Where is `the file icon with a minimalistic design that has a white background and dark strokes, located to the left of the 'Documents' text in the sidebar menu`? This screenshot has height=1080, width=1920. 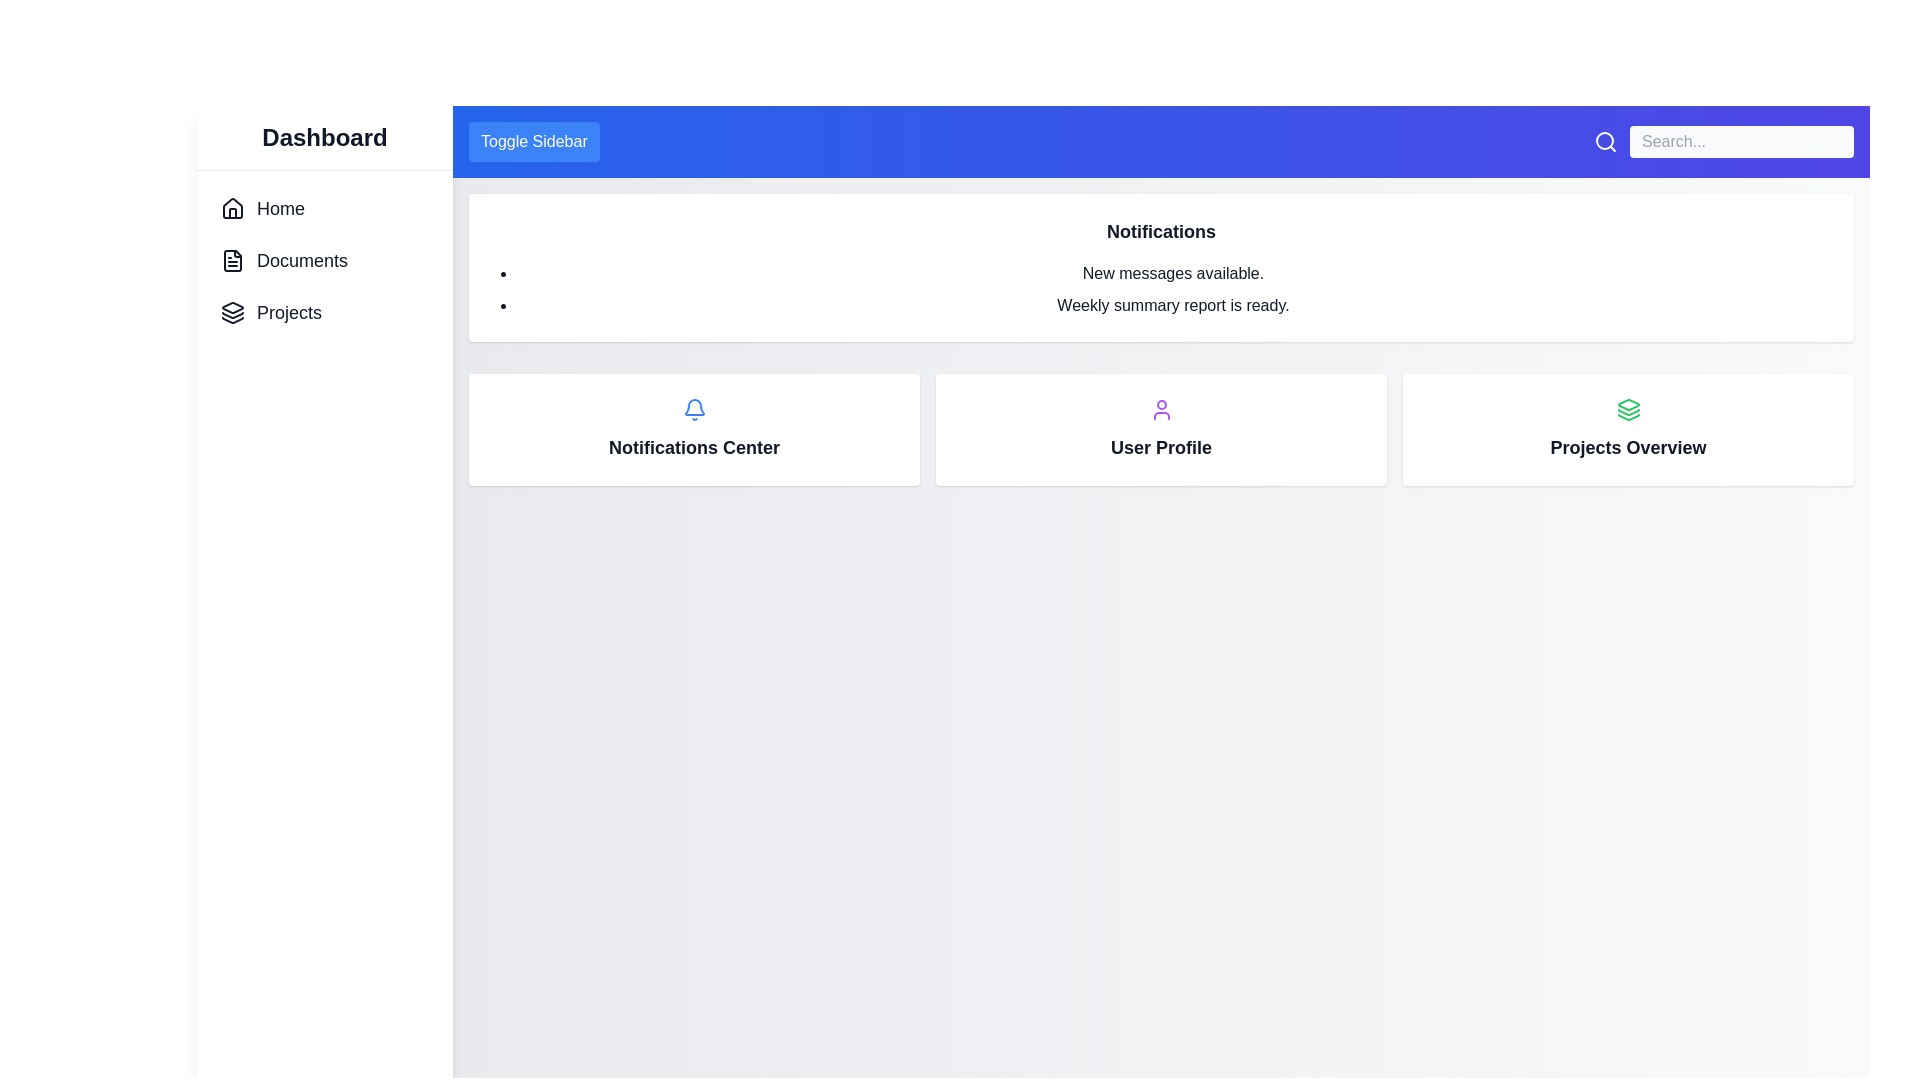
the file icon with a minimalistic design that has a white background and dark strokes, located to the left of the 'Documents' text in the sidebar menu is located at coordinates (233, 260).